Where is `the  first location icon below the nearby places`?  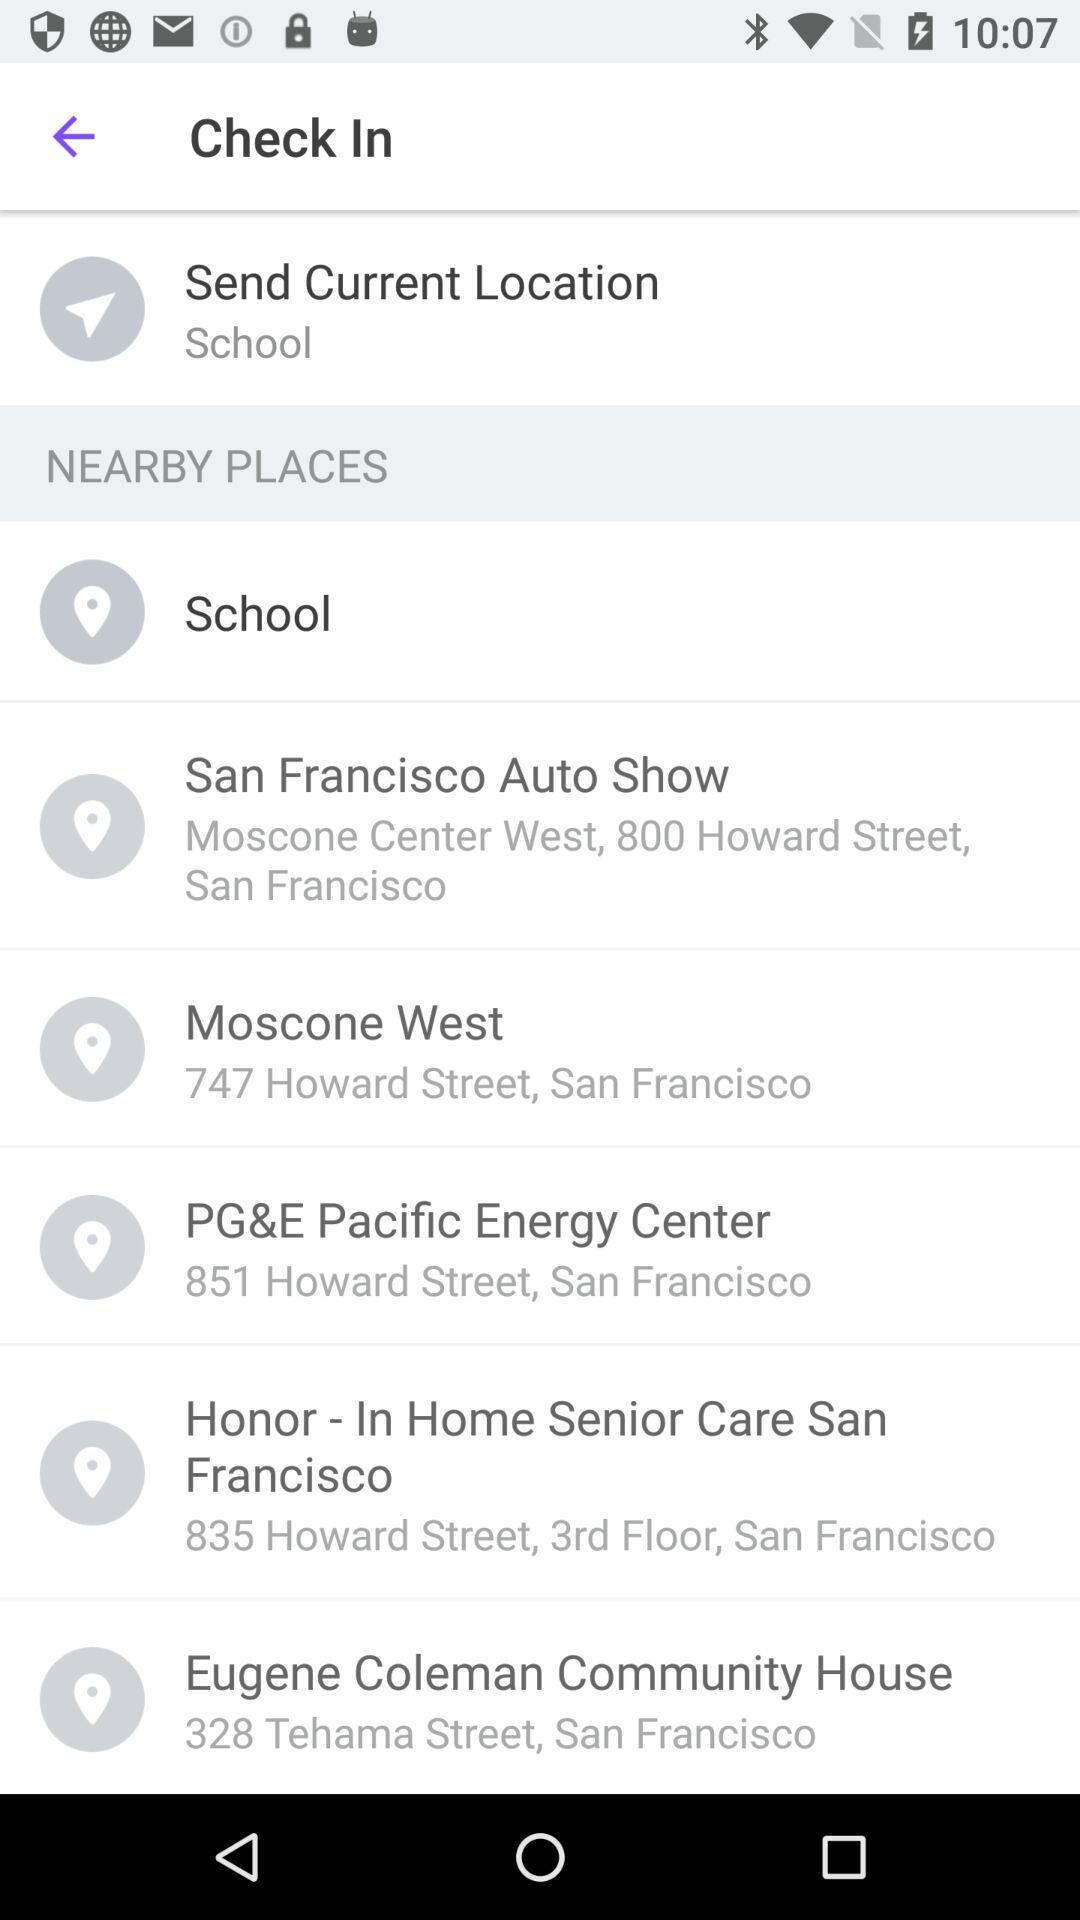
the  first location icon below the nearby places is located at coordinates (92, 611).